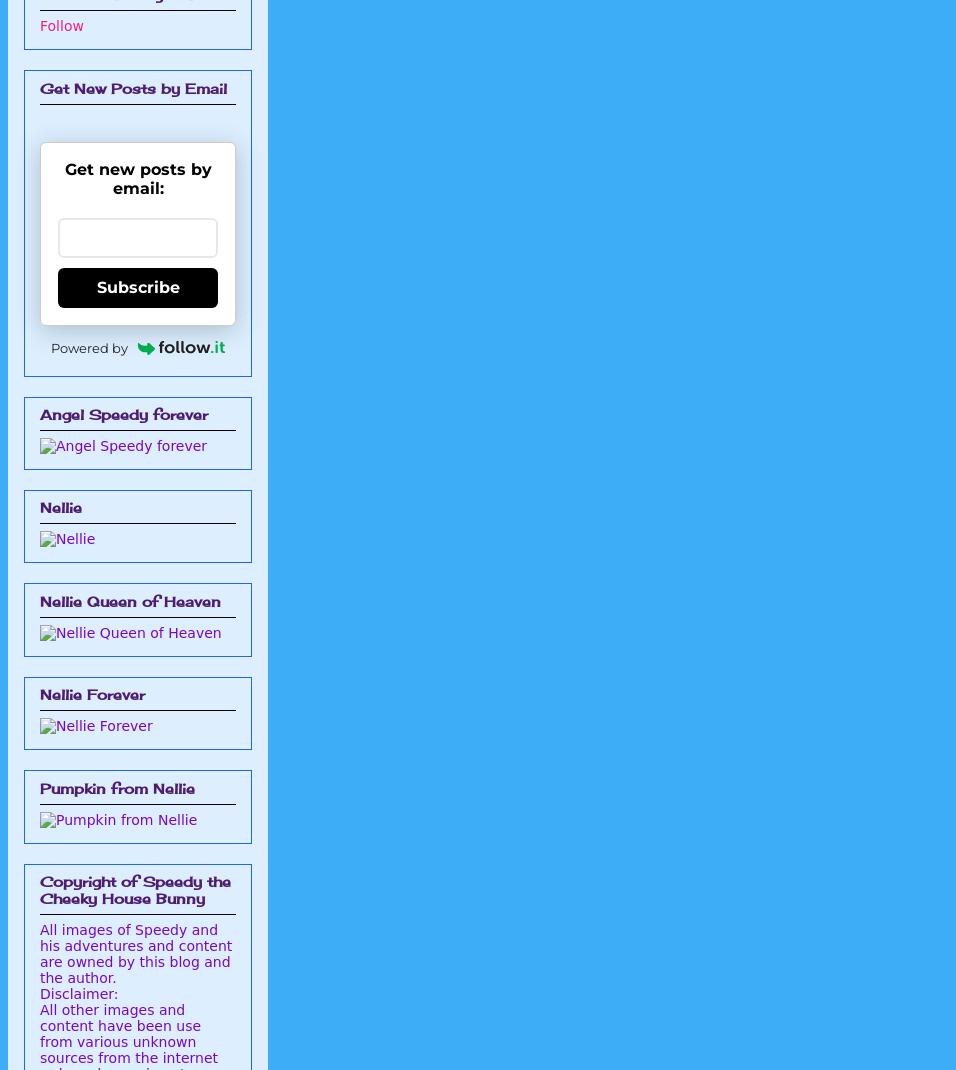 This screenshot has width=956, height=1070. I want to click on 'Powered by', so click(49, 347).